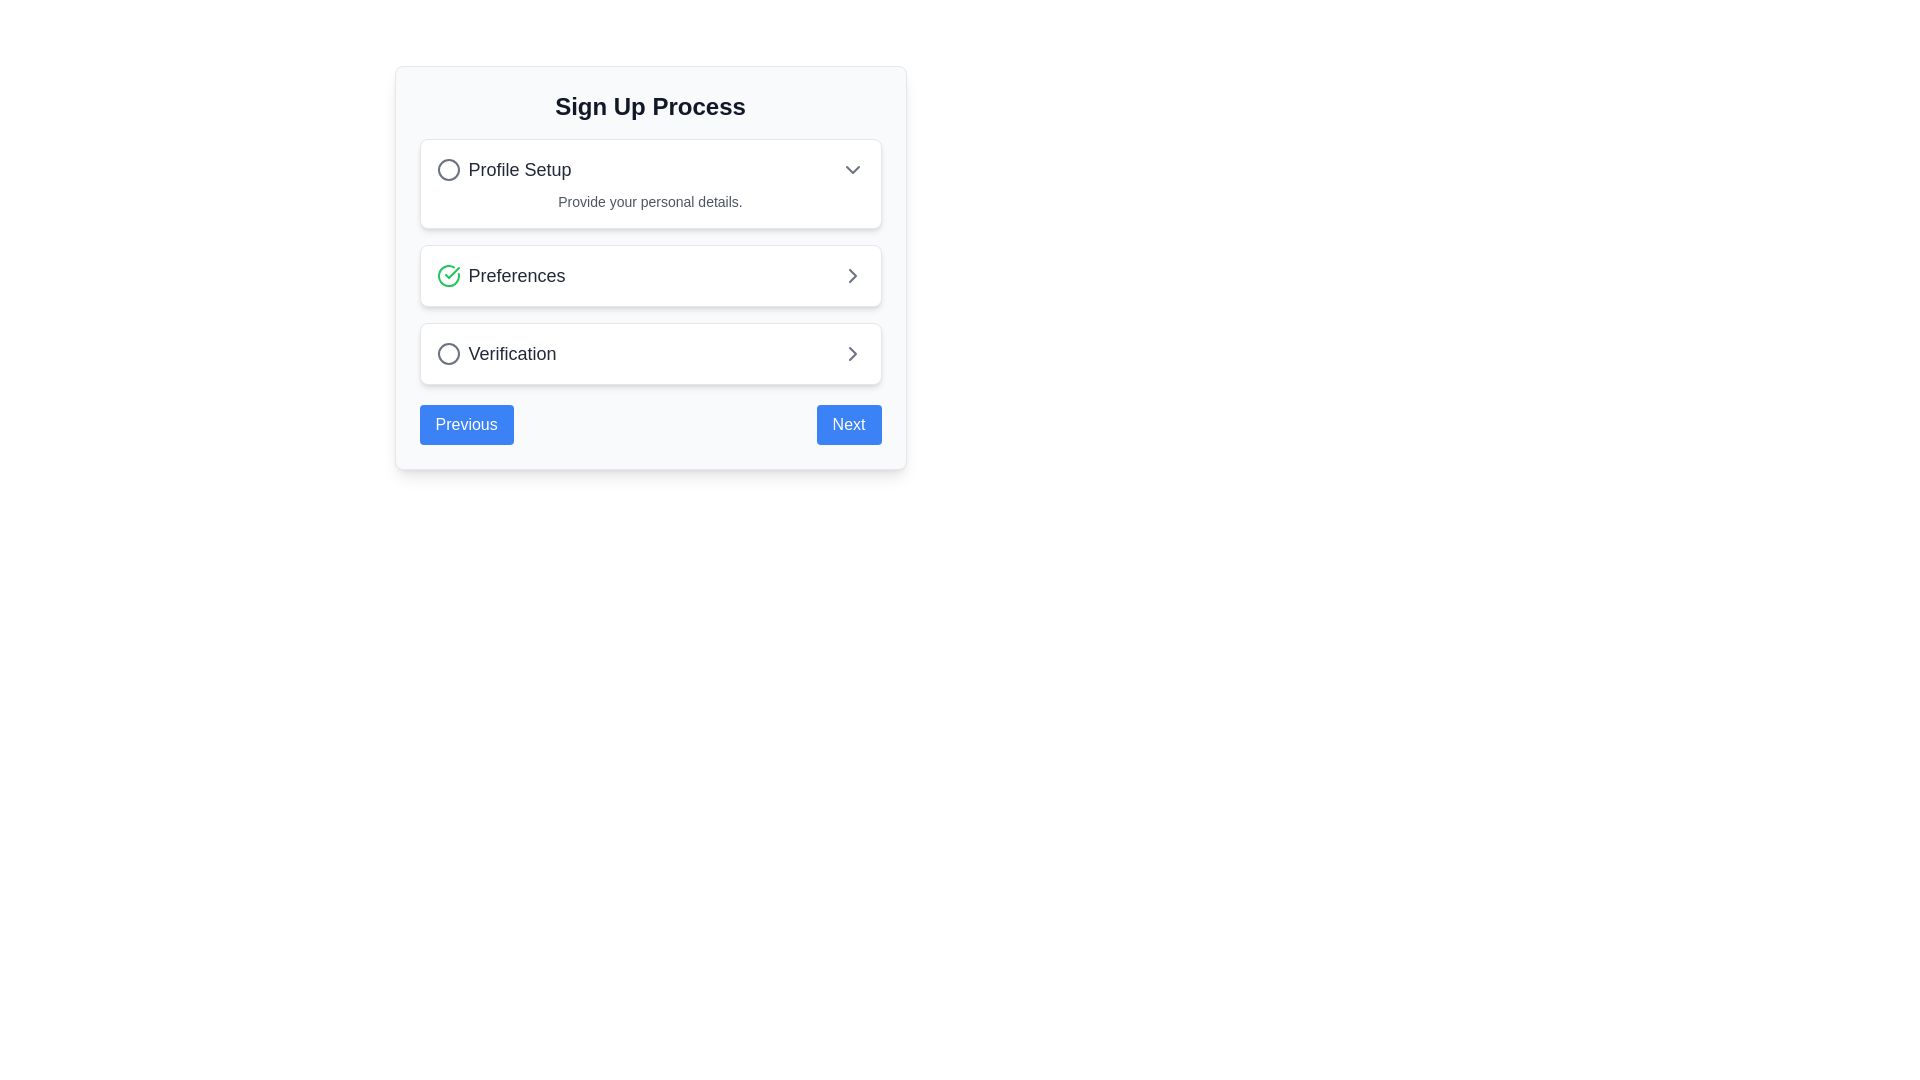  I want to click on the first item in the vertical list indicating the 'Profile Setup' step, so click(504, 168).